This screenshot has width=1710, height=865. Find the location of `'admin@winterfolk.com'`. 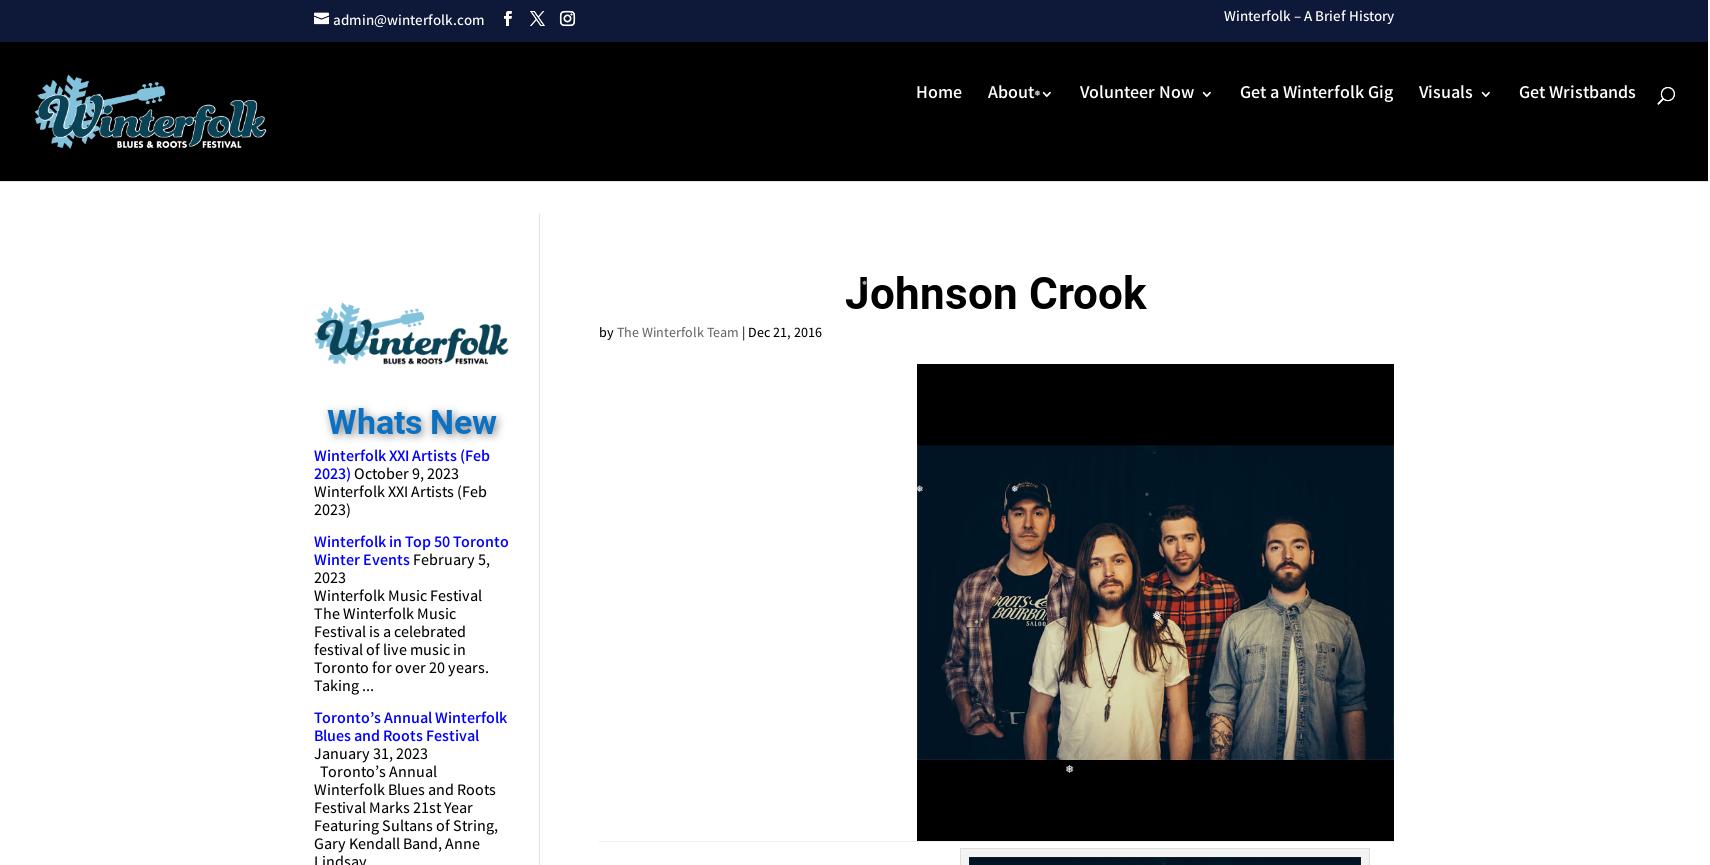

'admin@winterfolk.com' is located at coordinates (408, 21).